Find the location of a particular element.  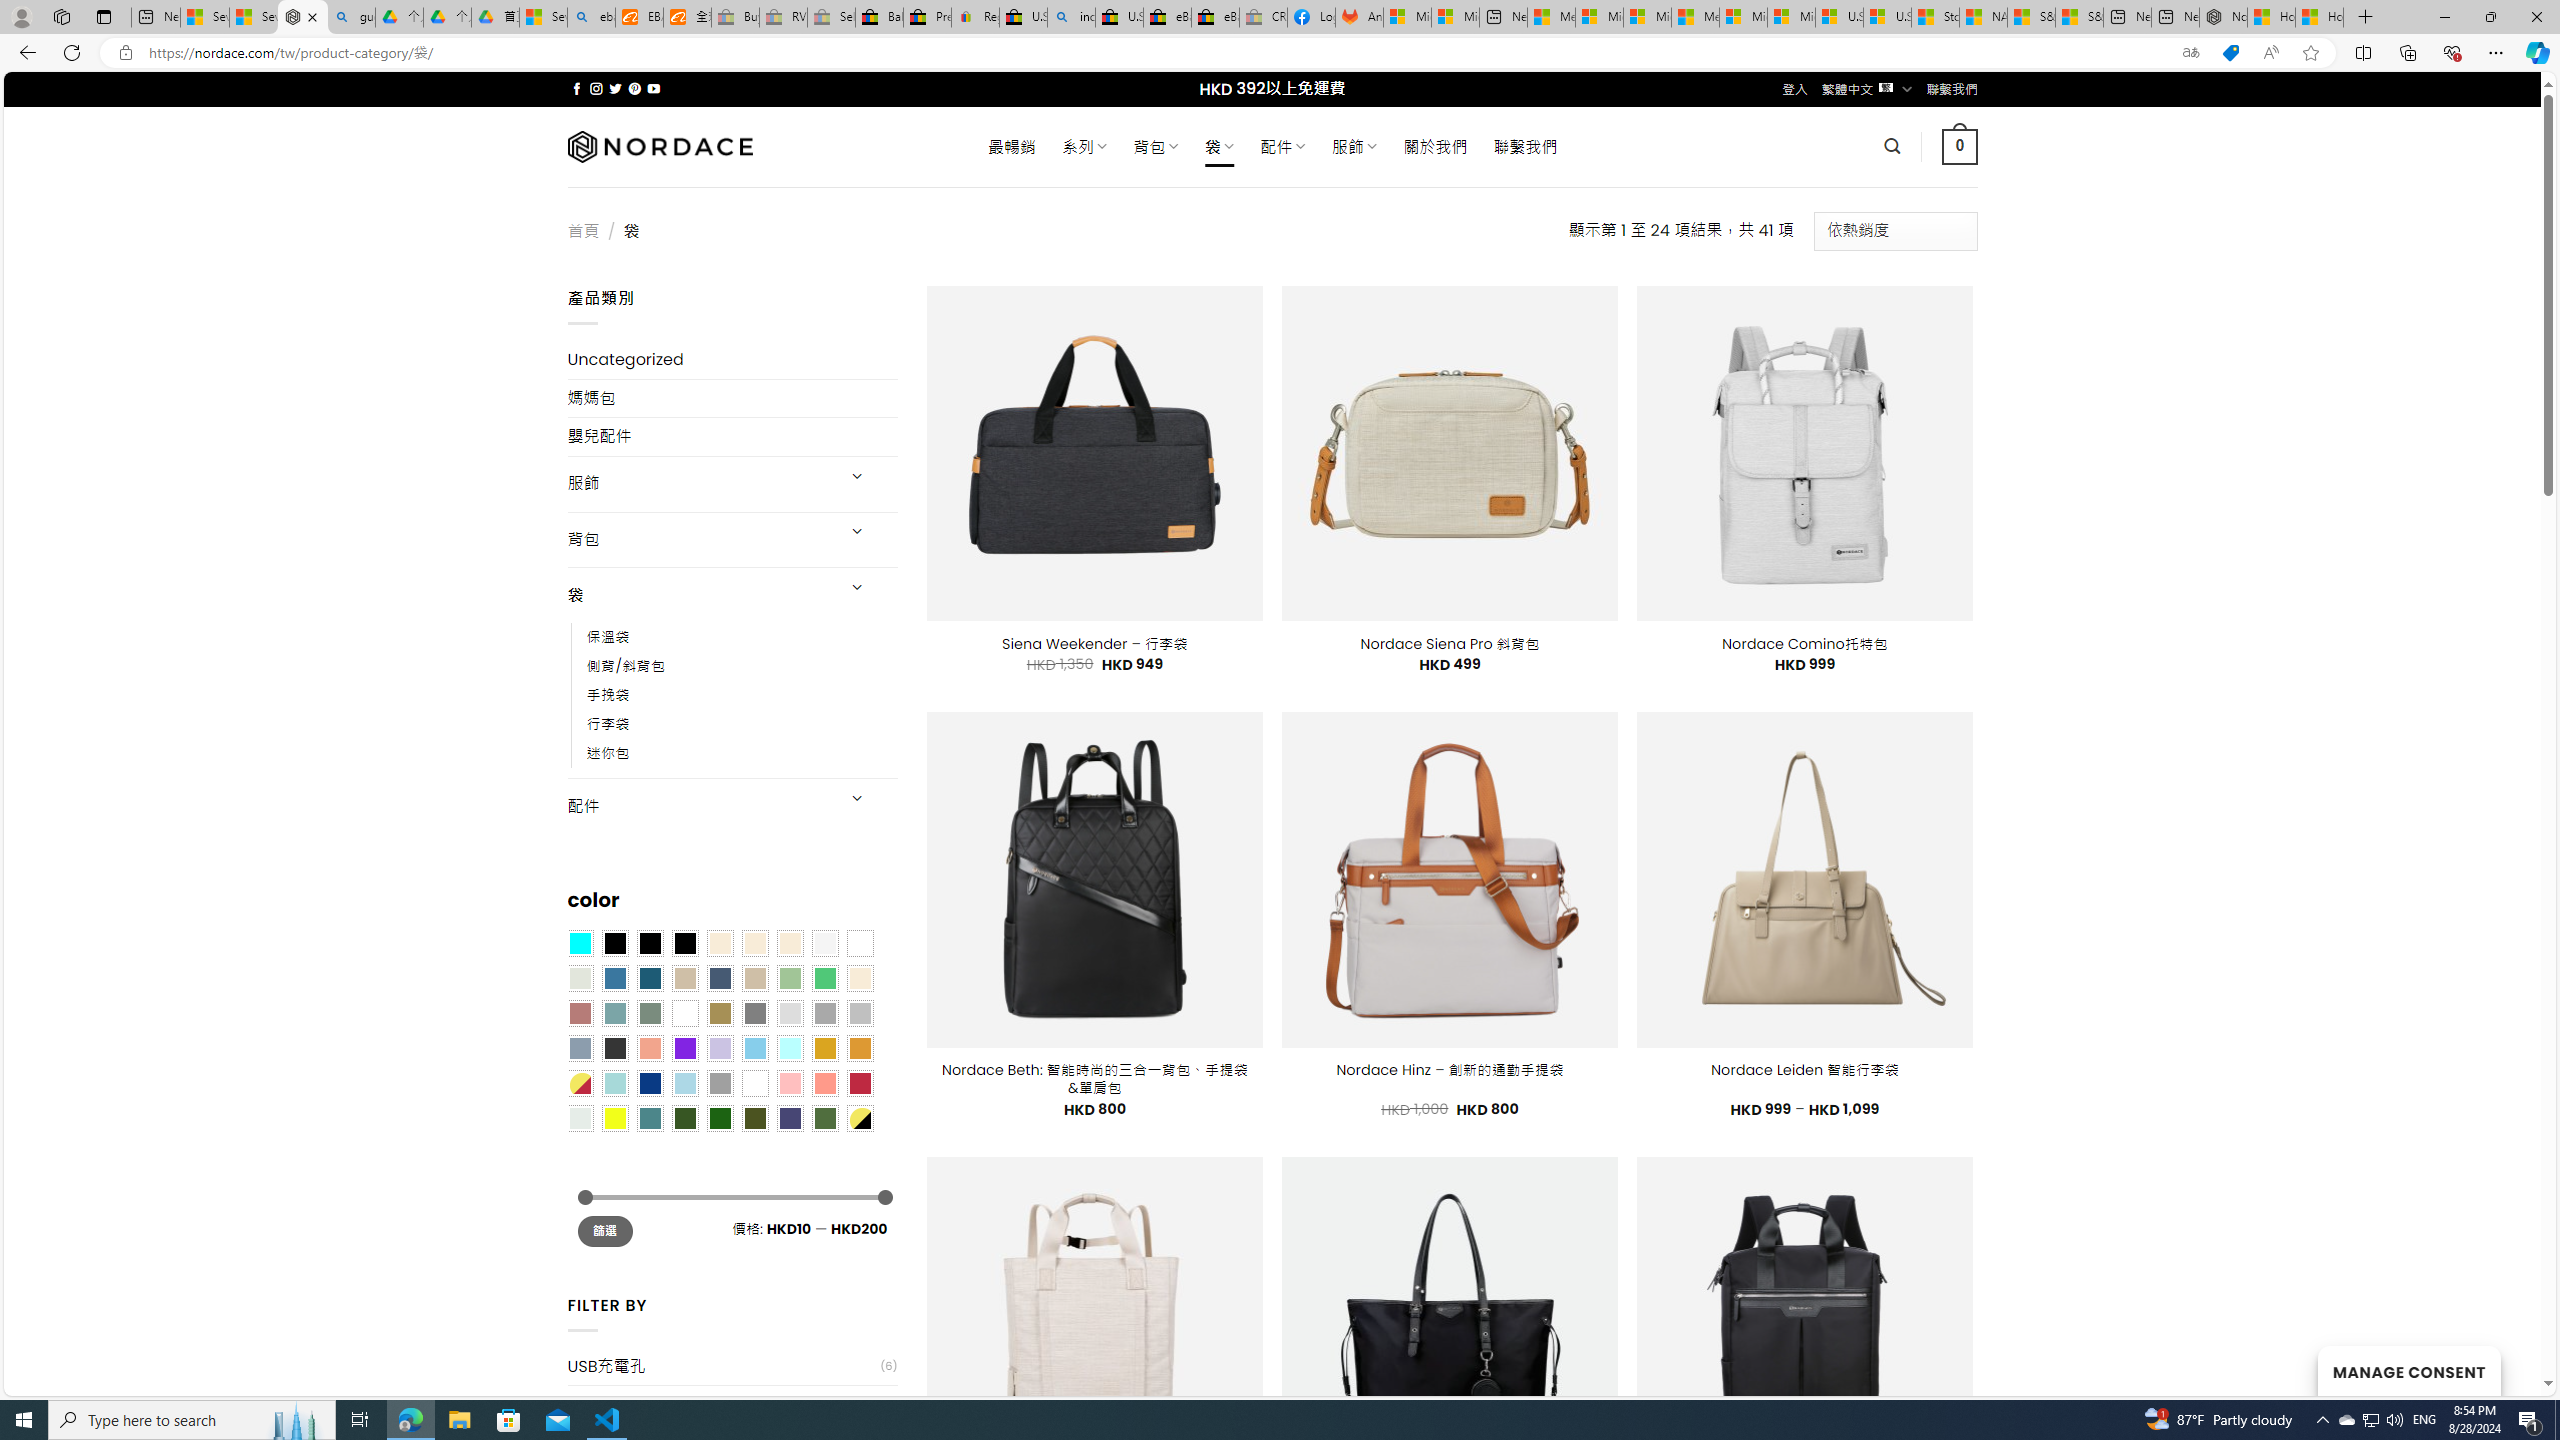

'Press Room - eBay Inc.' is located at coordinates (928, 16).